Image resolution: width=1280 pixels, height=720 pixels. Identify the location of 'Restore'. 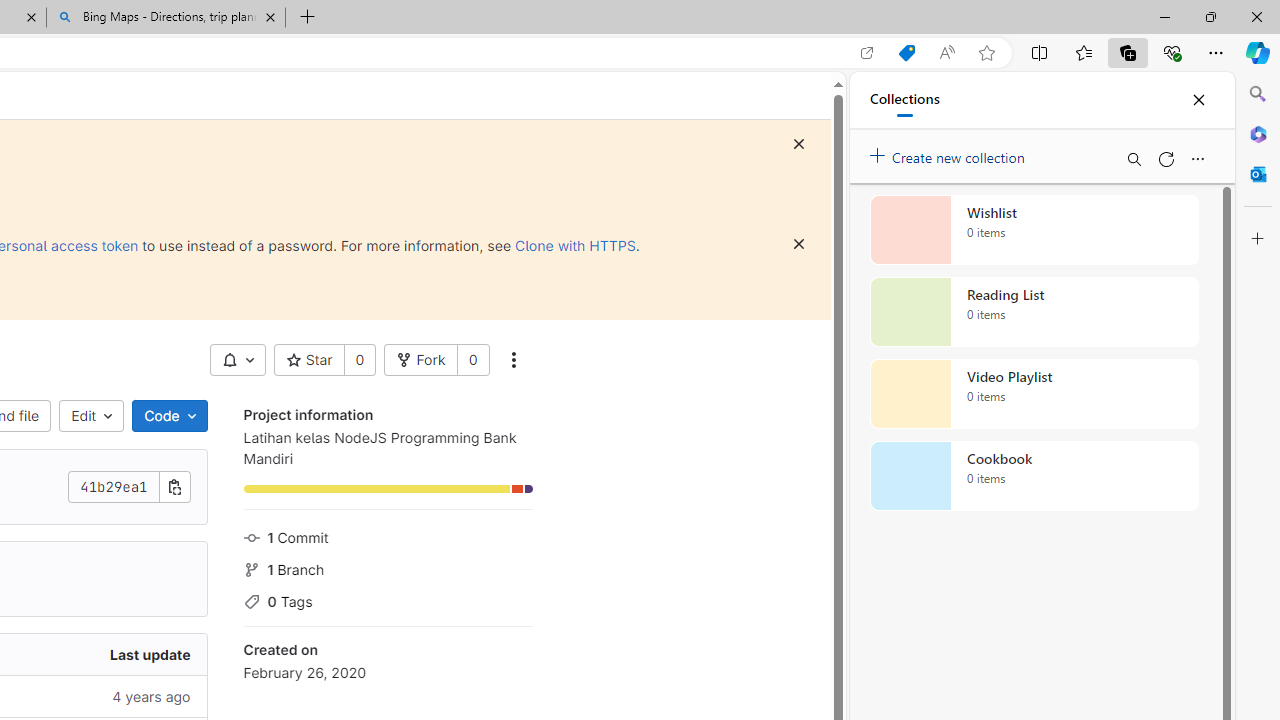
(1209, 16).